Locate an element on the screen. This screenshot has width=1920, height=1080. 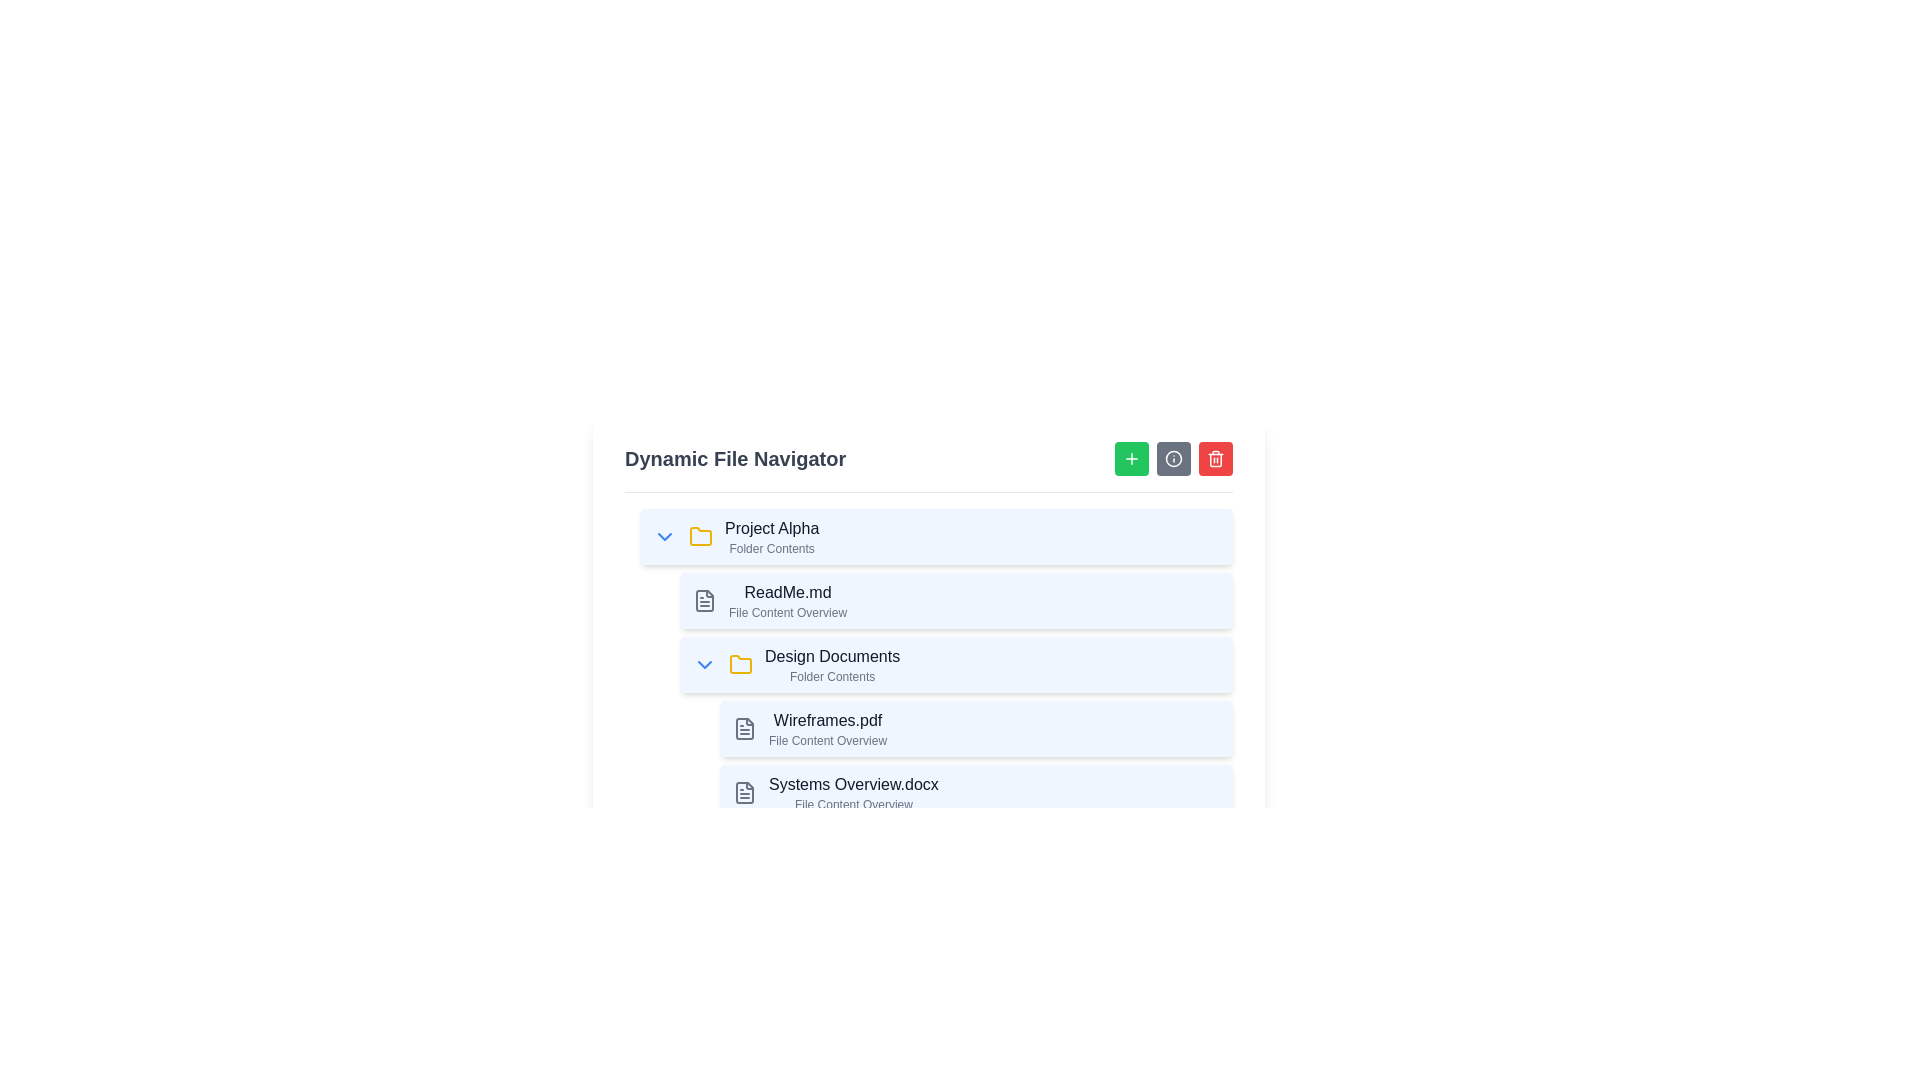
the leftmost button in the top-right corner of the interface to initiate an action is located at coordinates (1132, 459).